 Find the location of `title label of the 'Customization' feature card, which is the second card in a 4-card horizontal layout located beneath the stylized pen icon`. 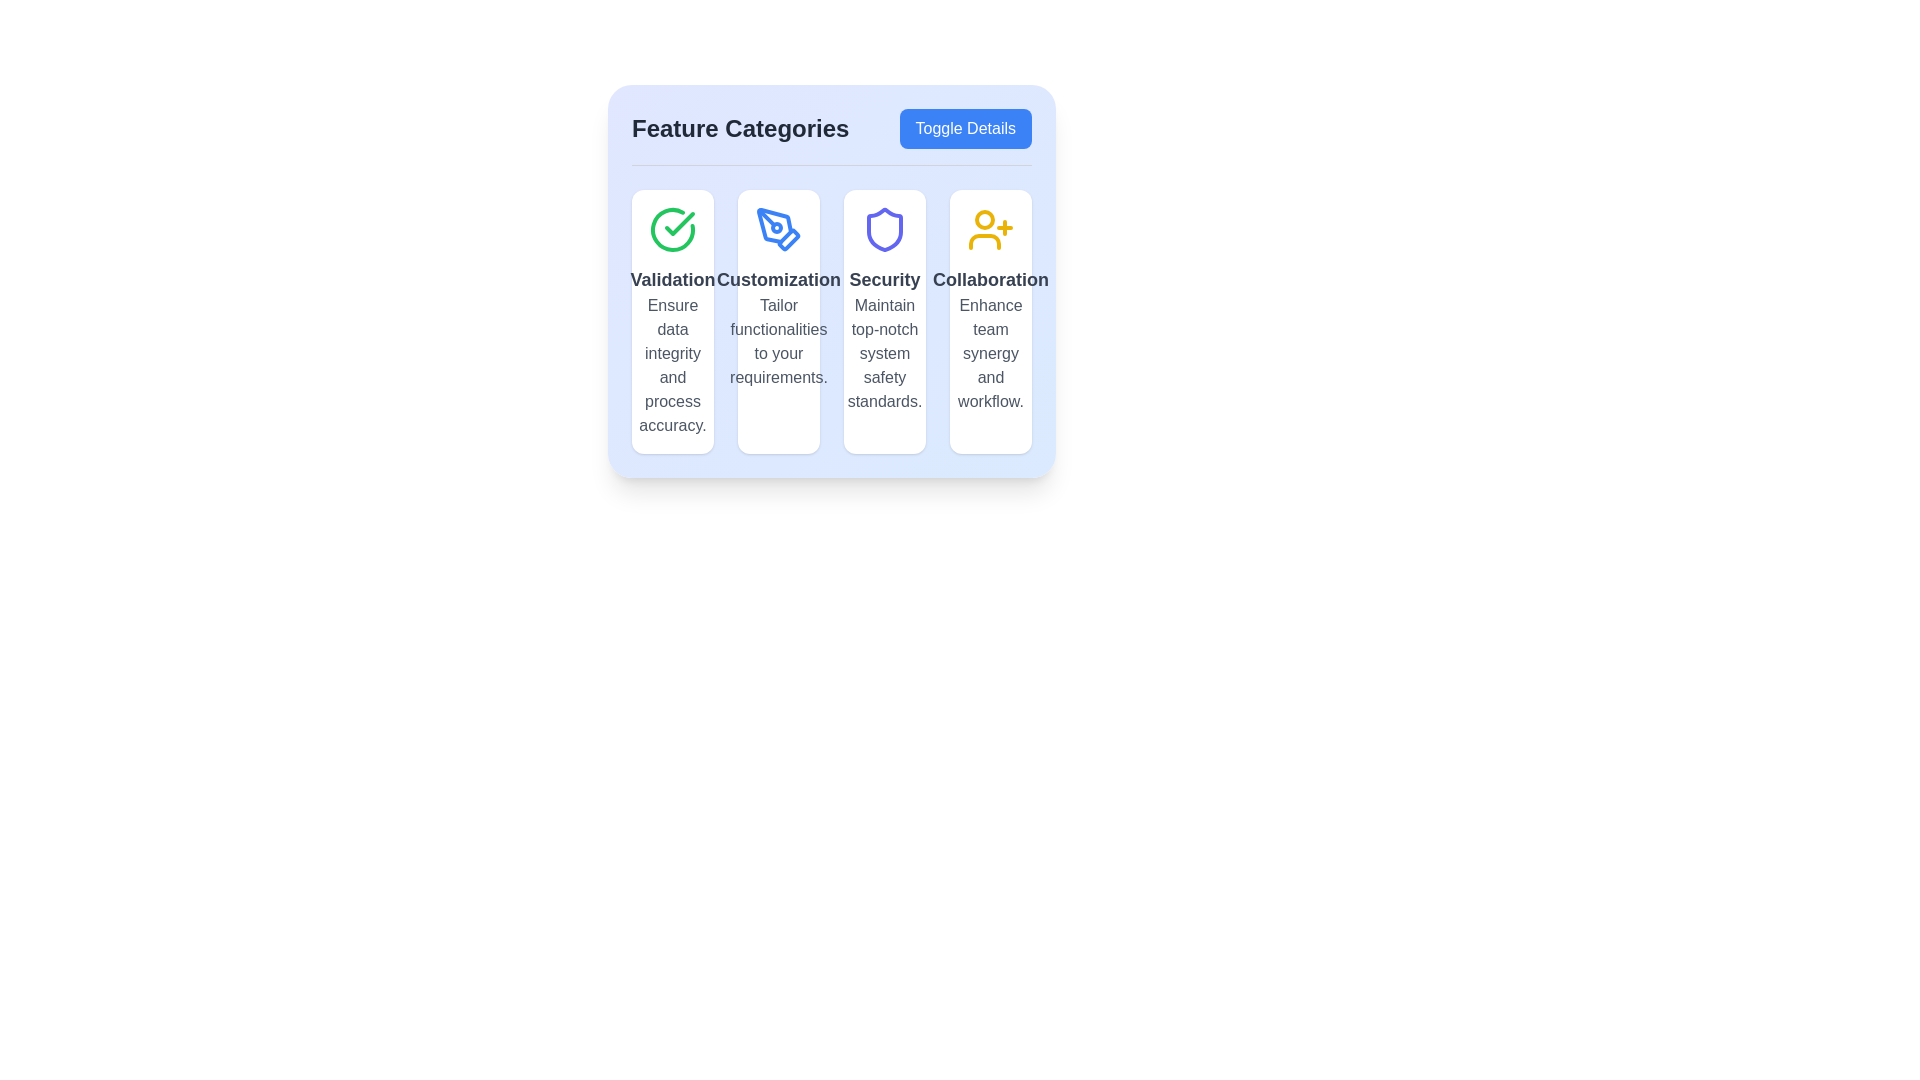

title label of the 'Customization' feature card, which is the second card in a 4-card horizontal layout located beneath the stylized pen icon is located at coordinates (777, 280).